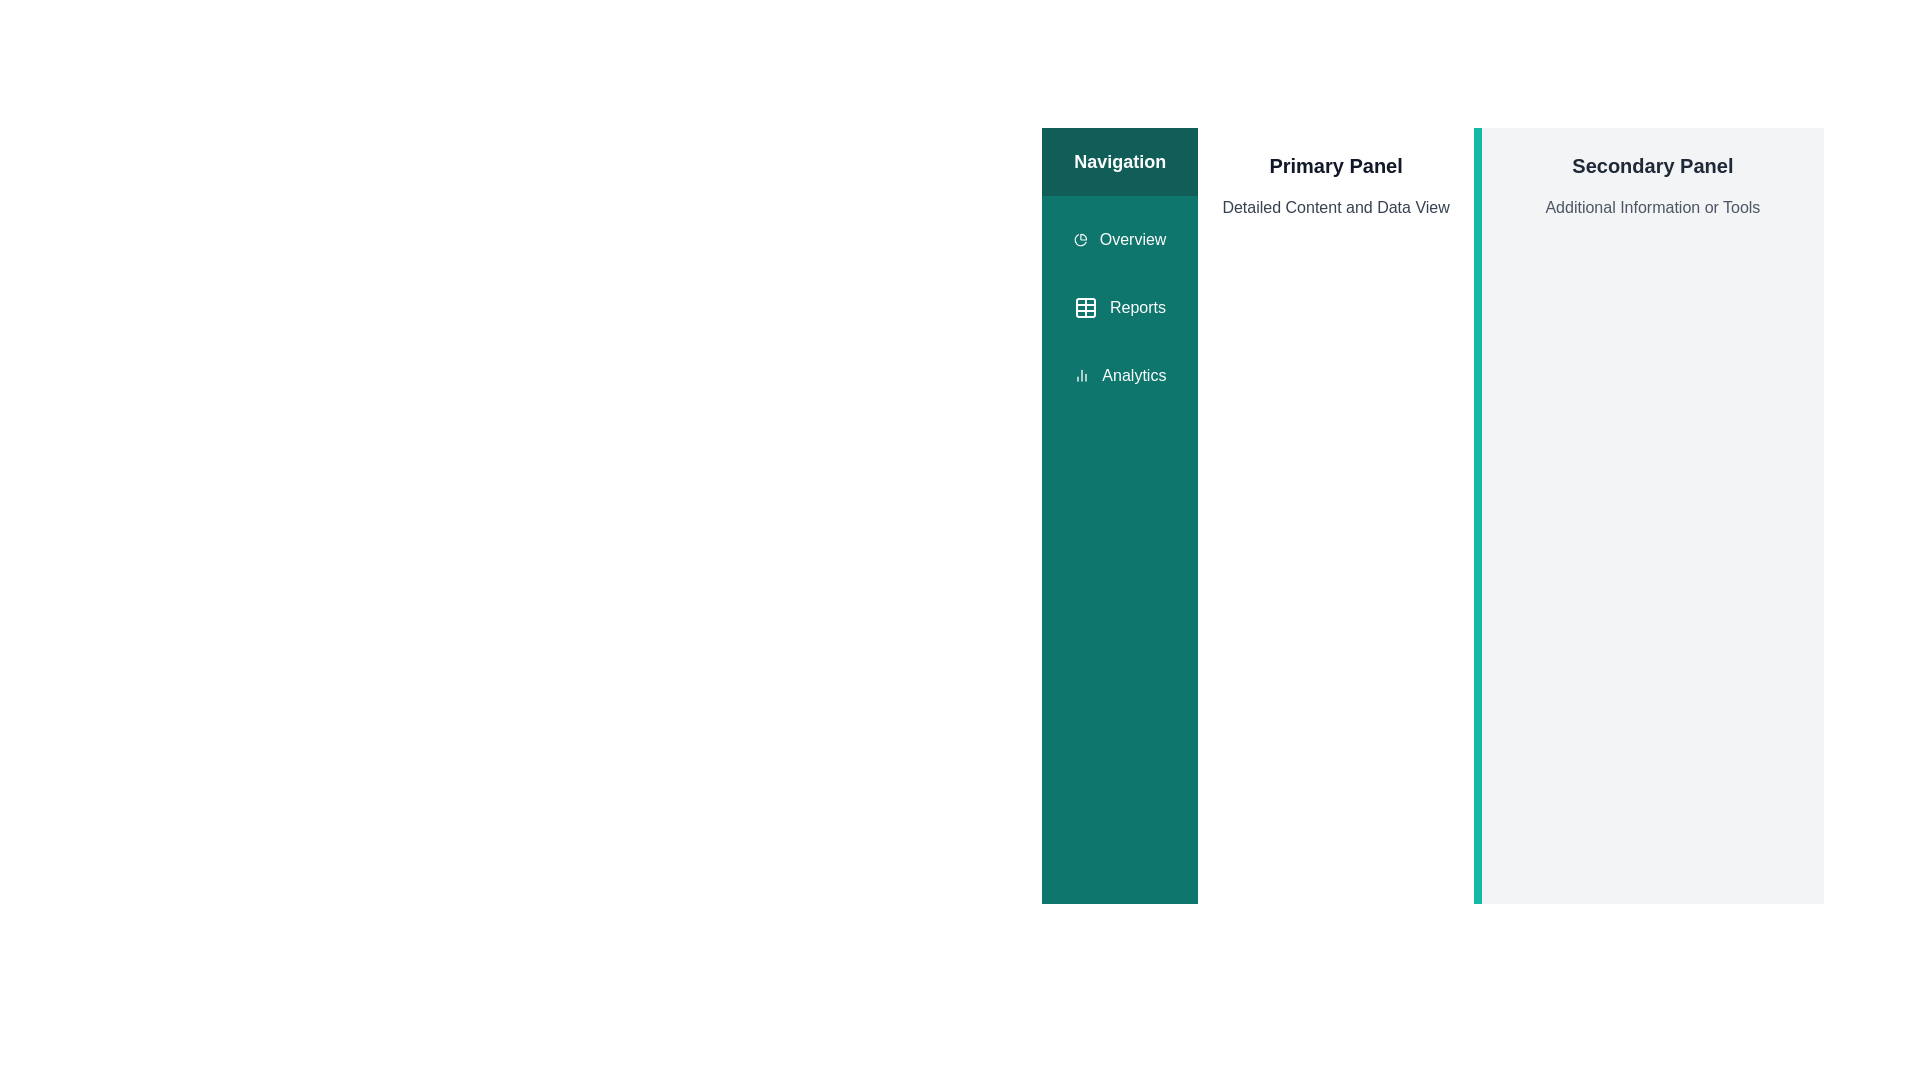  Describe the element at coordinates (1120, 161) in the screenshot. I see `the 'Navigation' label, which is a rectangular component with a teal background and bold white text, located at the top of the sidebar on the left side of the interface` at that location.